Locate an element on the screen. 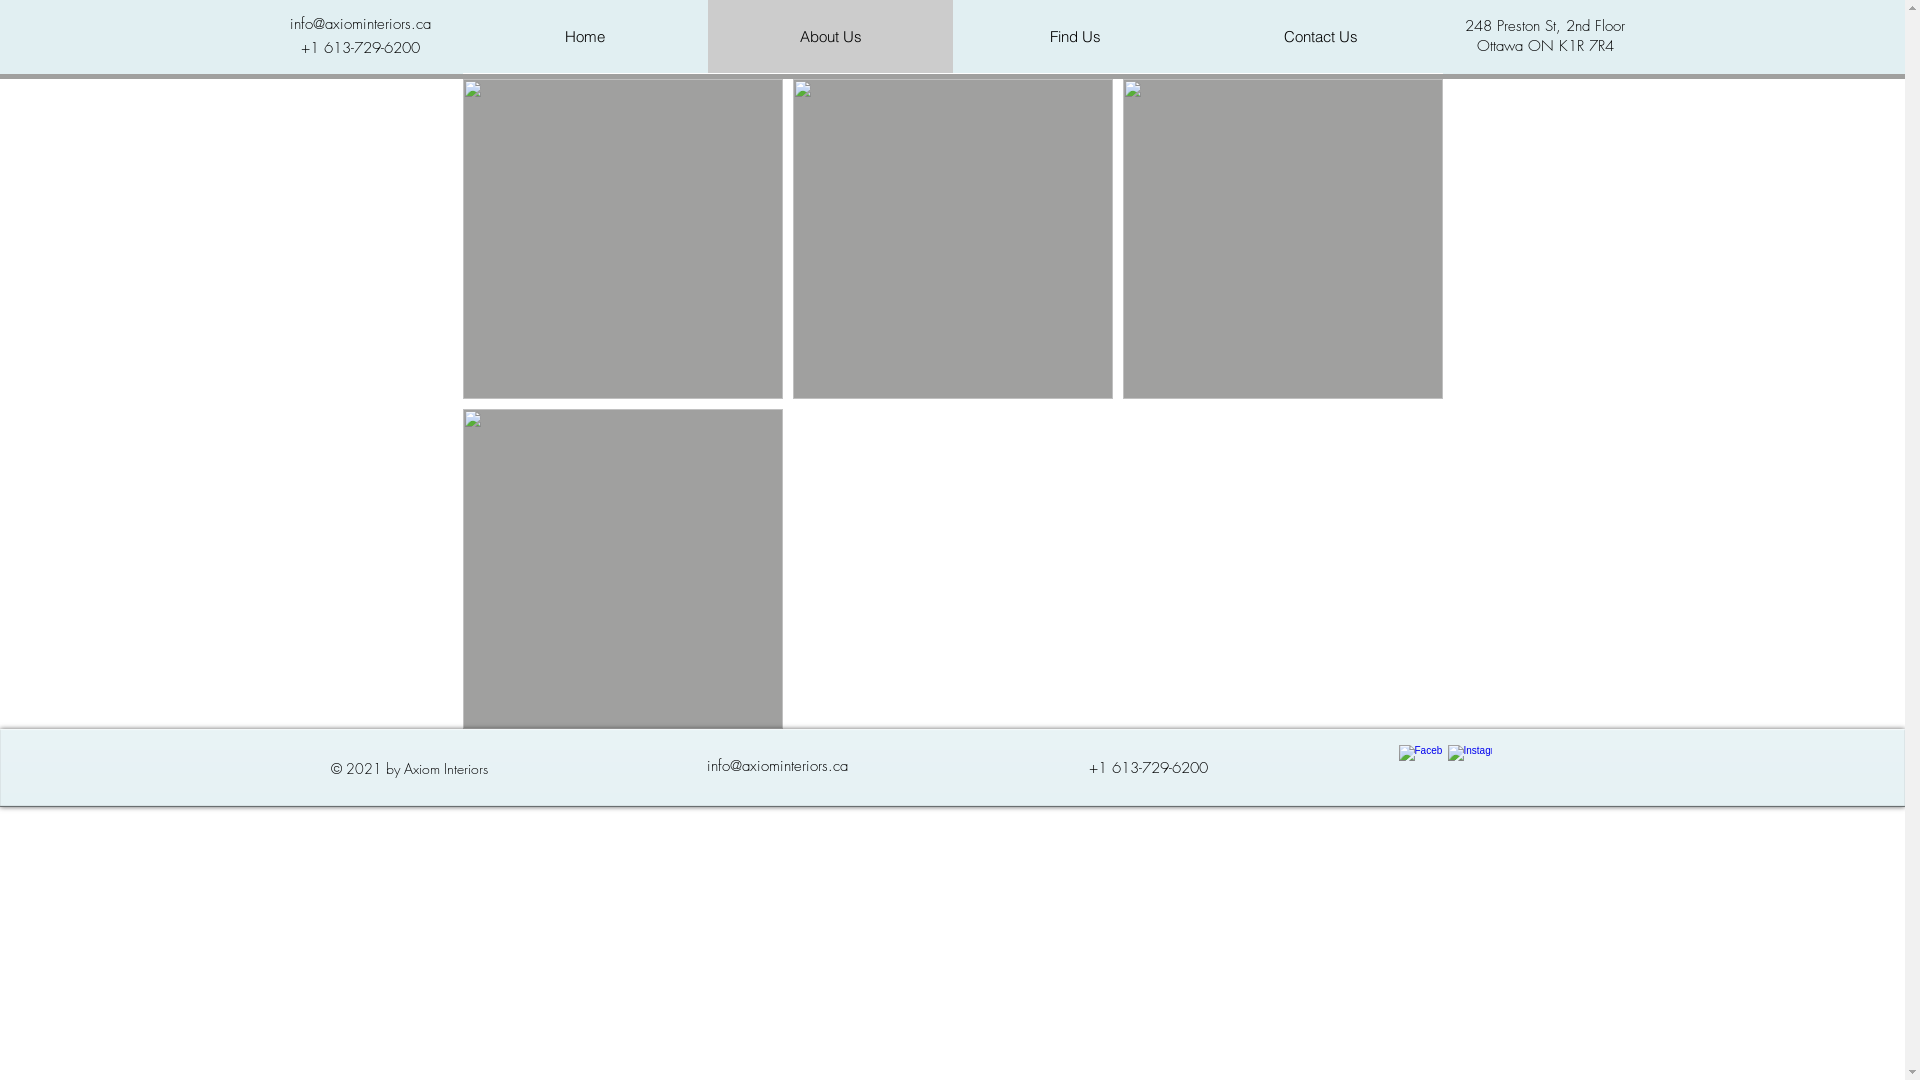  'Contact Us' is located at coordinates (1320, 36).